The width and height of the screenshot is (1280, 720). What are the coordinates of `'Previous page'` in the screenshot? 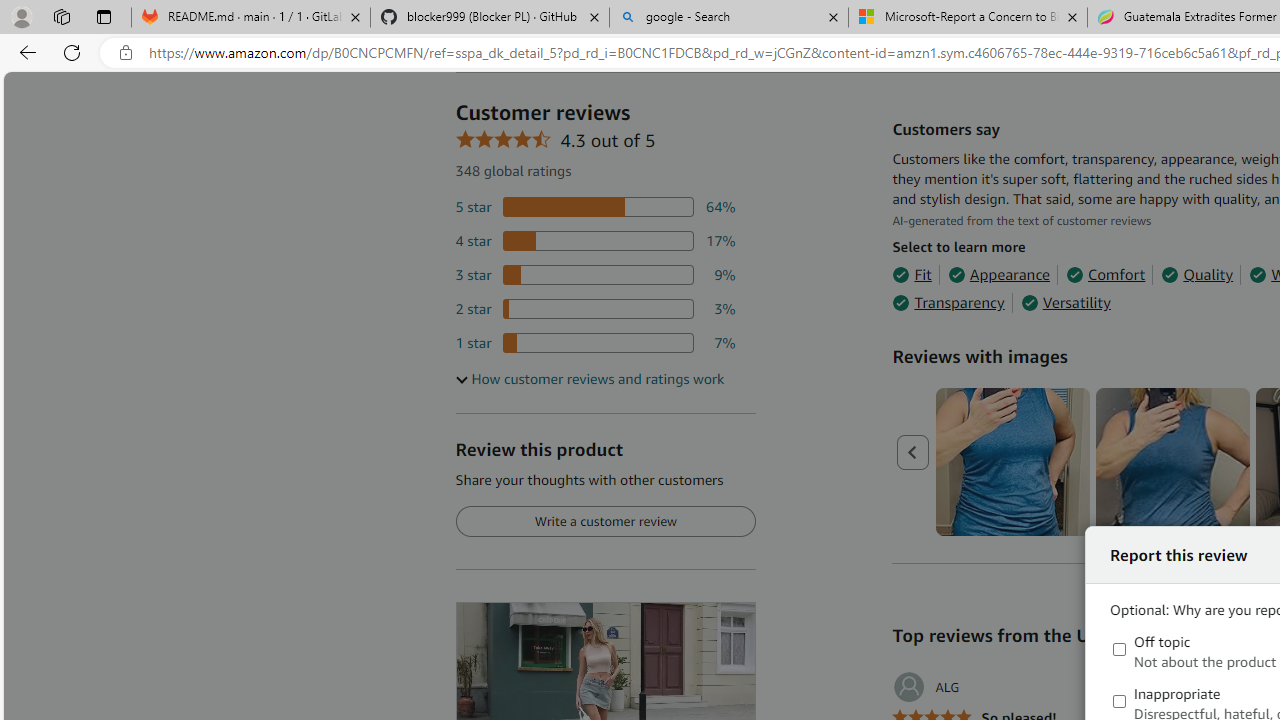 It's located at (912, 452).